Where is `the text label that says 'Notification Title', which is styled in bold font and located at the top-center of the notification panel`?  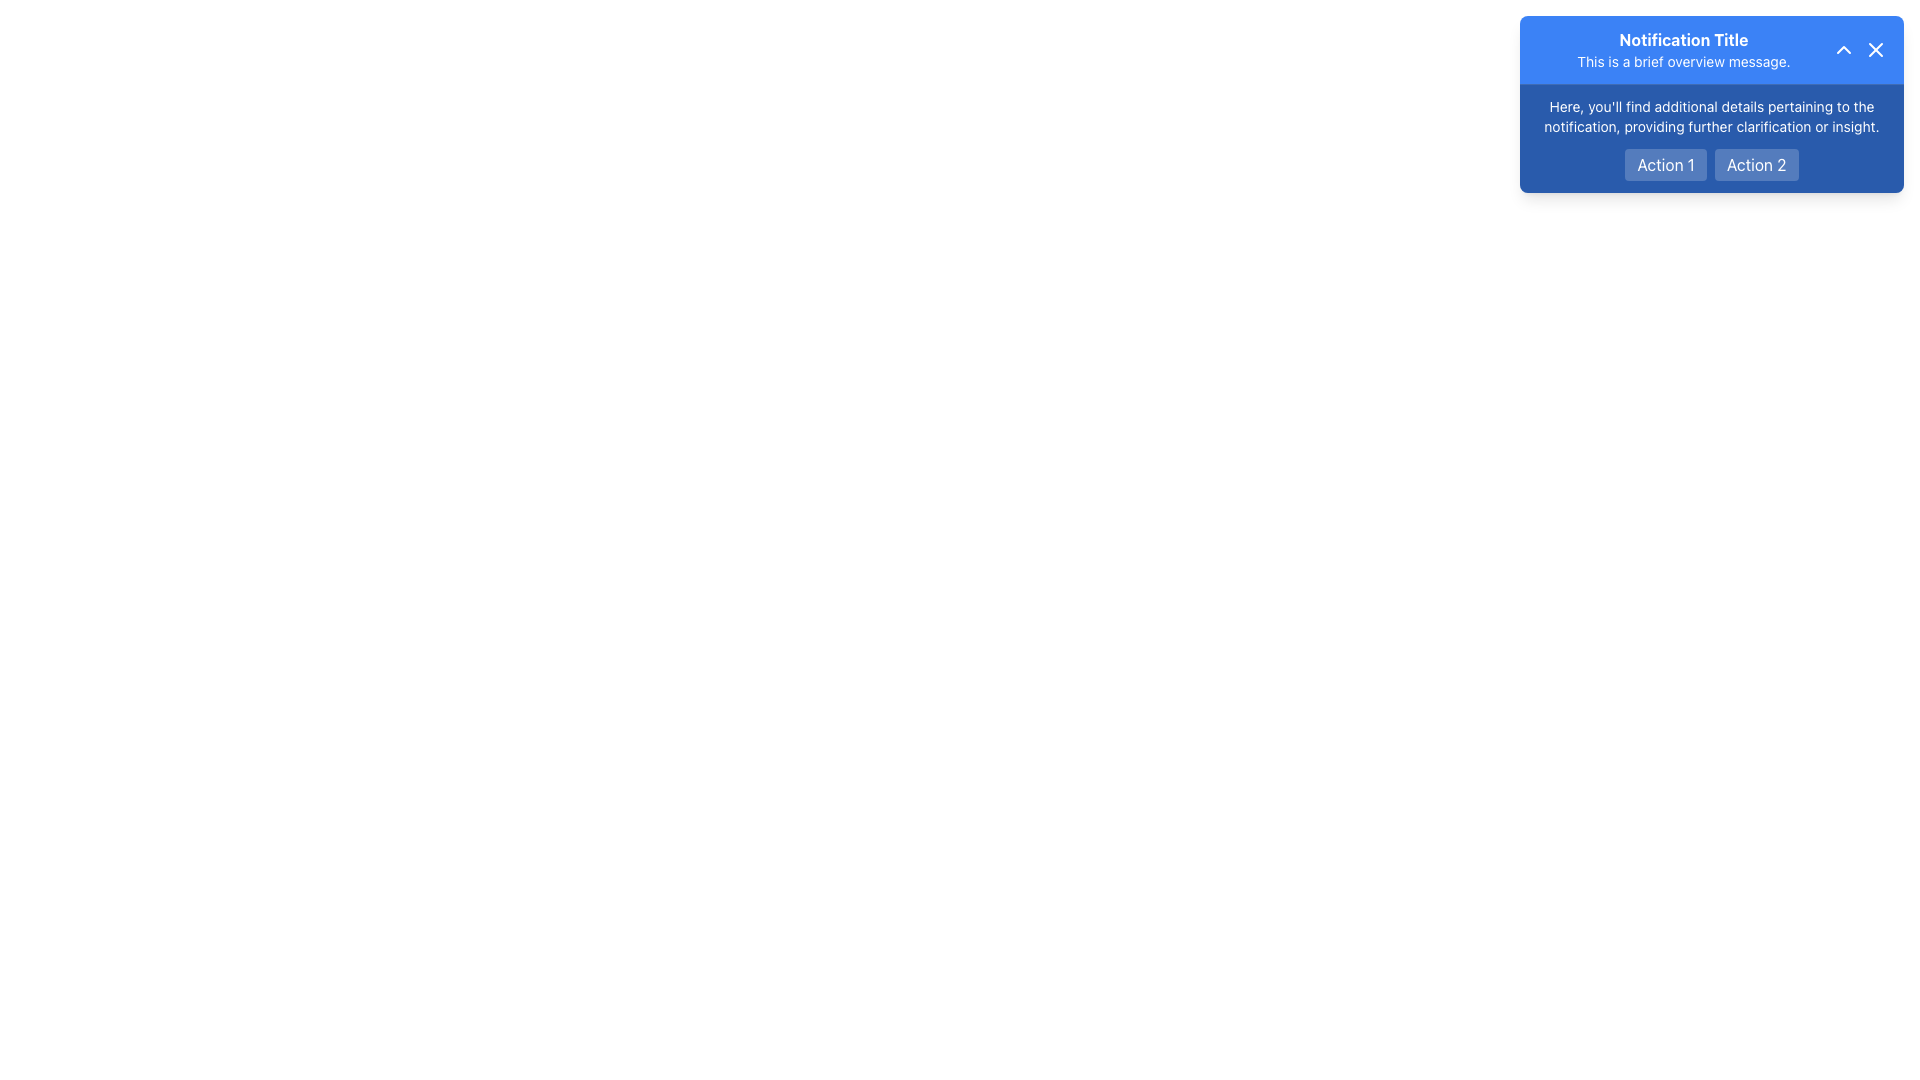
the text label that says 'Notification Title', which is styled in bold font and located at the top-center of the notification panel is located at coordinates (1683, 39).